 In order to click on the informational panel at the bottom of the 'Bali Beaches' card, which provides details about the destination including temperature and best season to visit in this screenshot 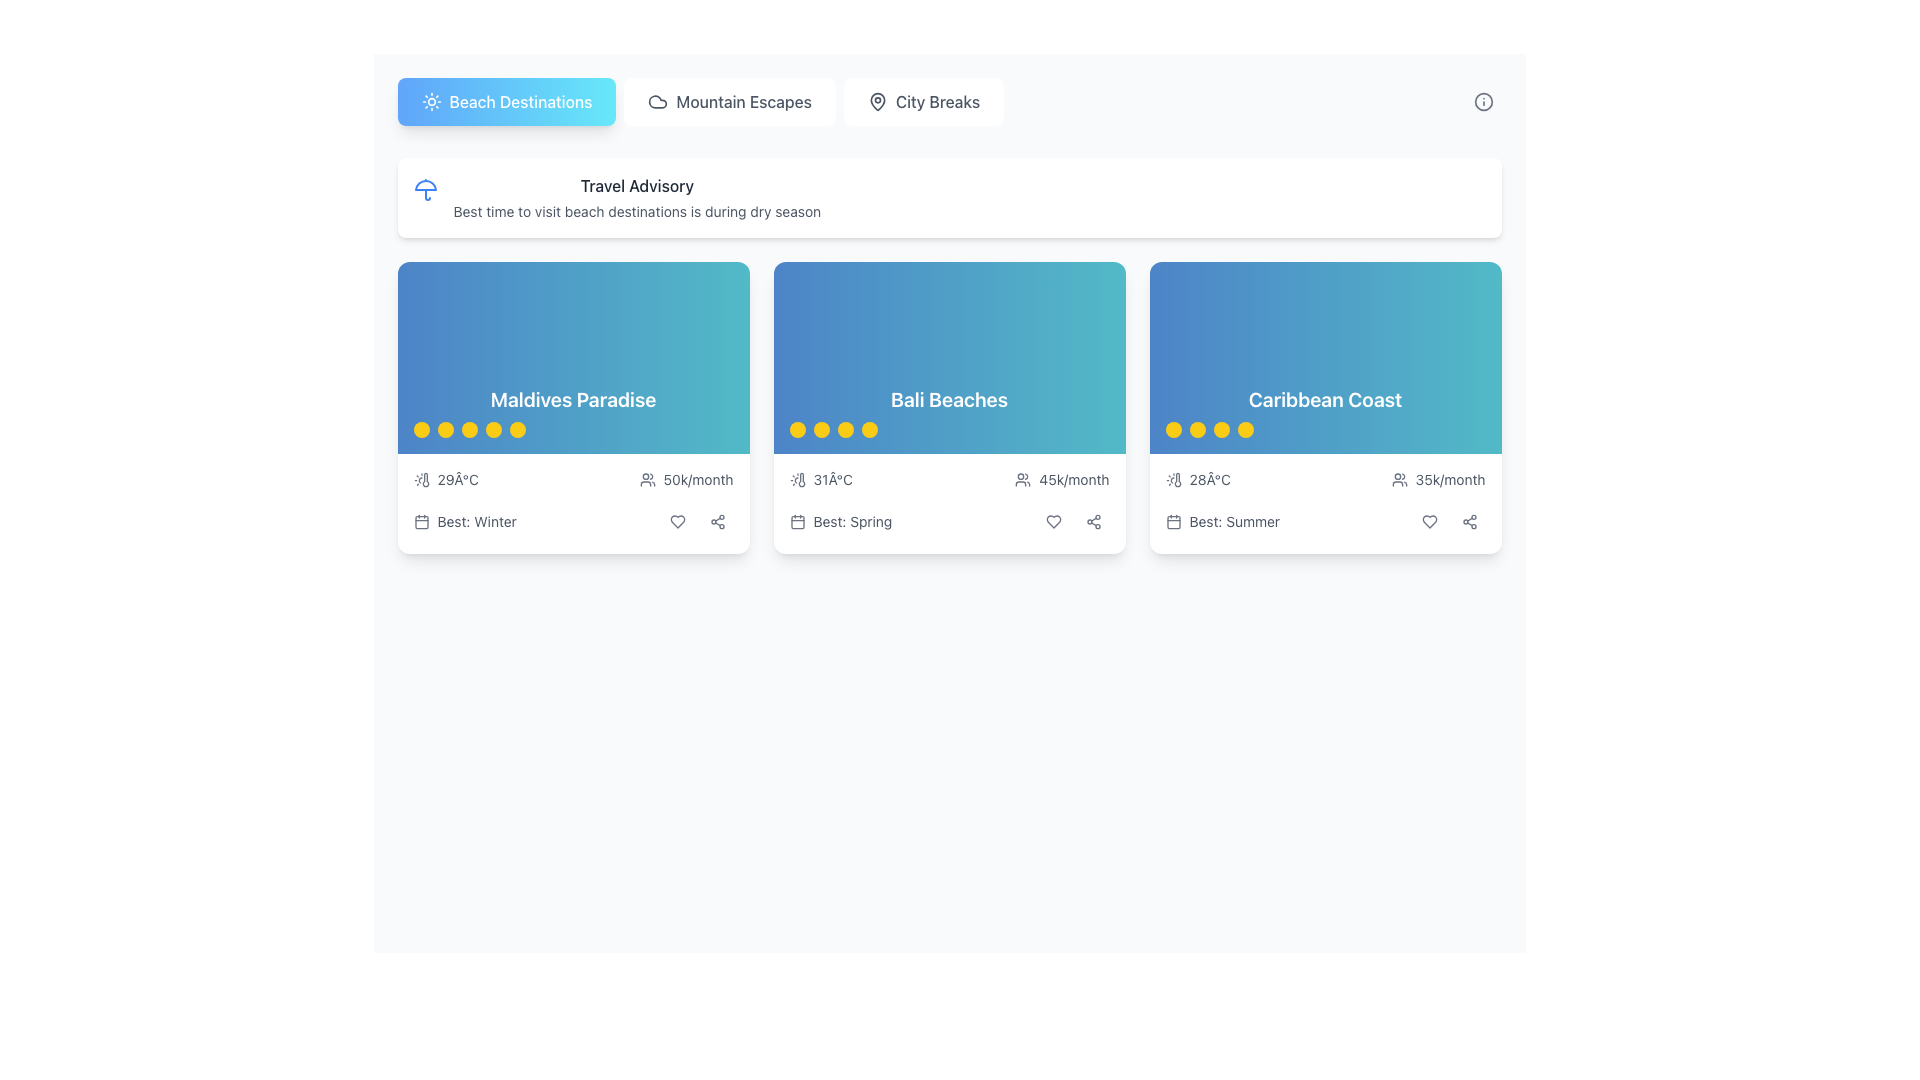, I will do `click(948, 503)`.